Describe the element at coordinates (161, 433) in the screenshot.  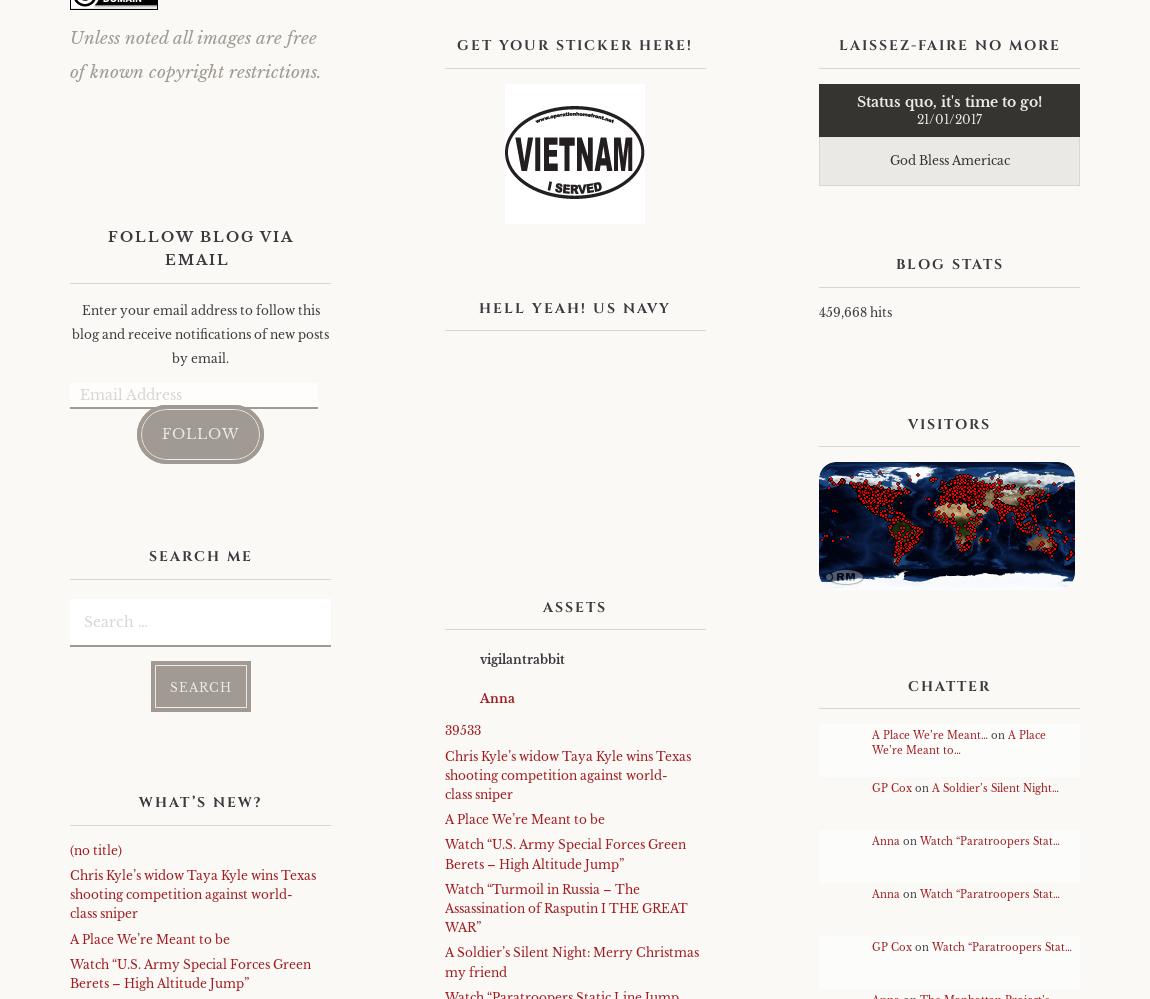
I see `'Follow'` at that location.